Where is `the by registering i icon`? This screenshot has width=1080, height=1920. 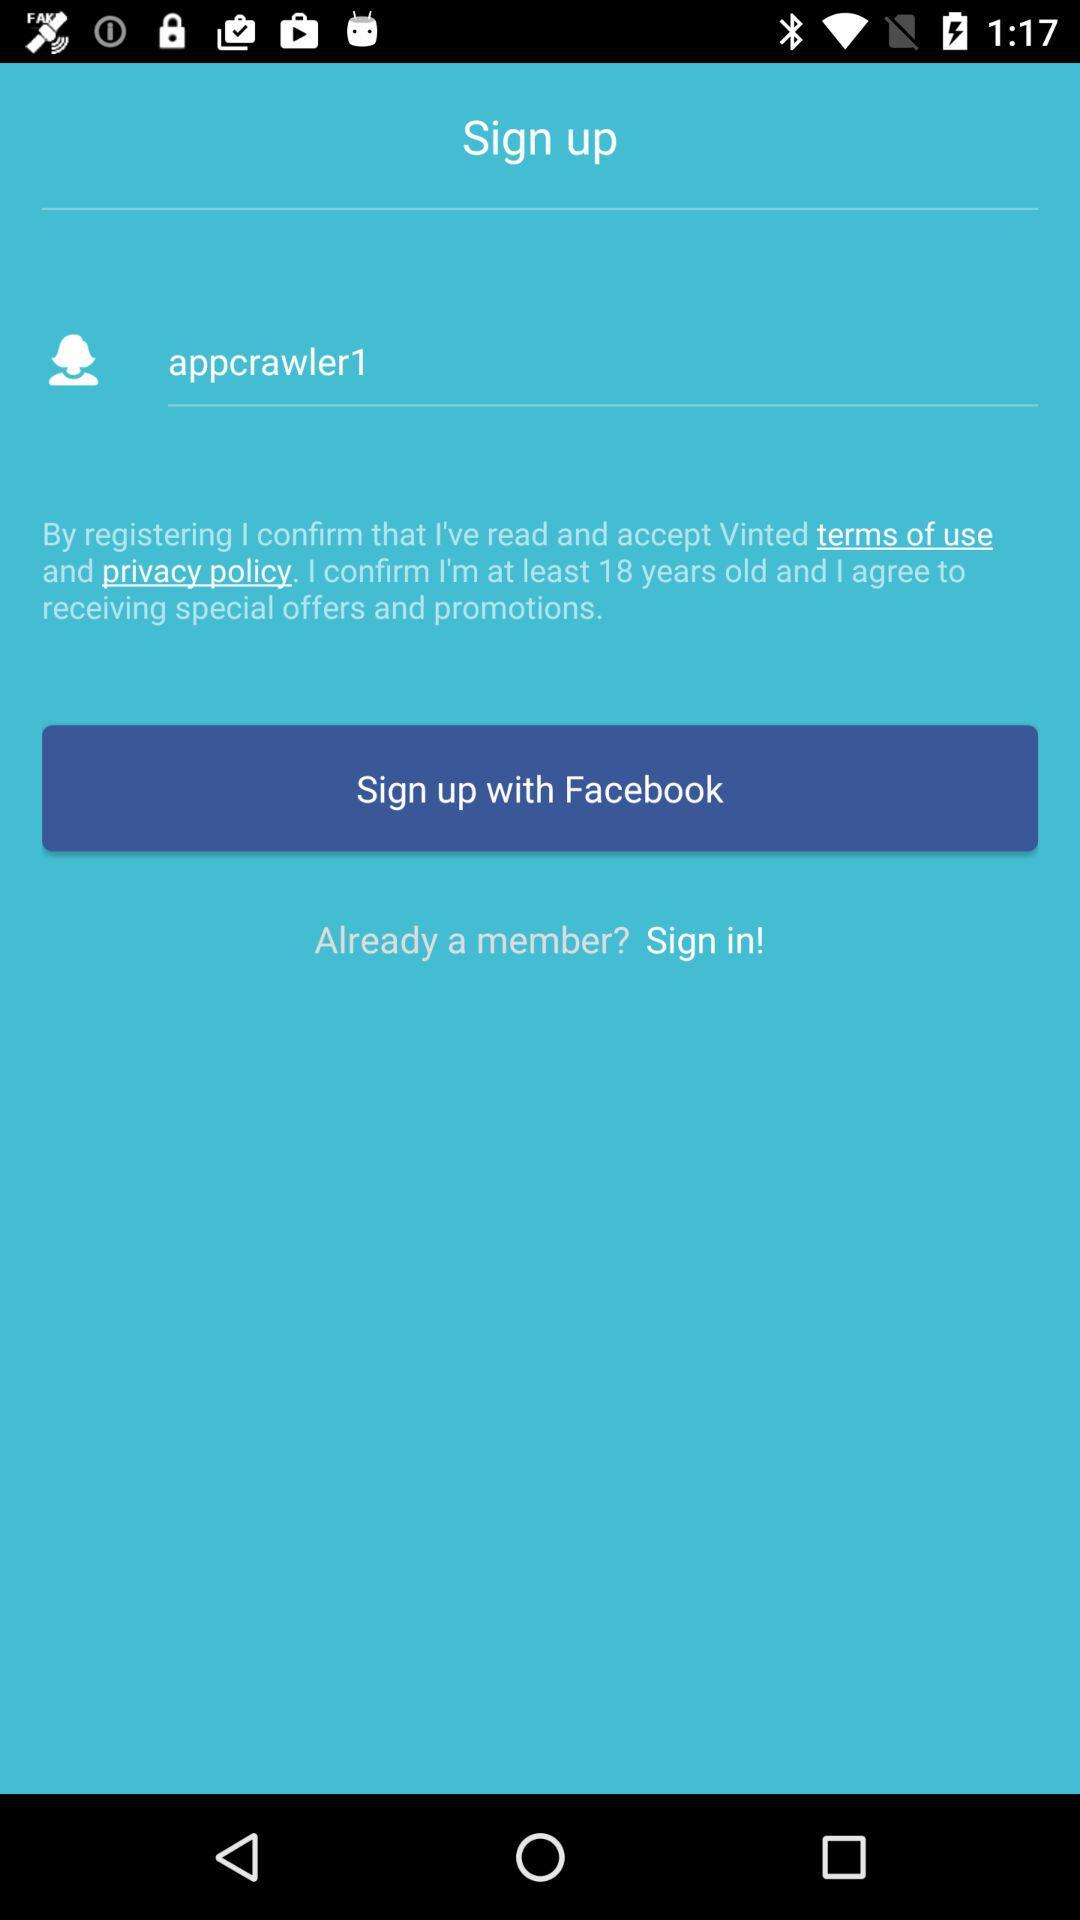
the by registering i icon is located at coordinates (540, 568).